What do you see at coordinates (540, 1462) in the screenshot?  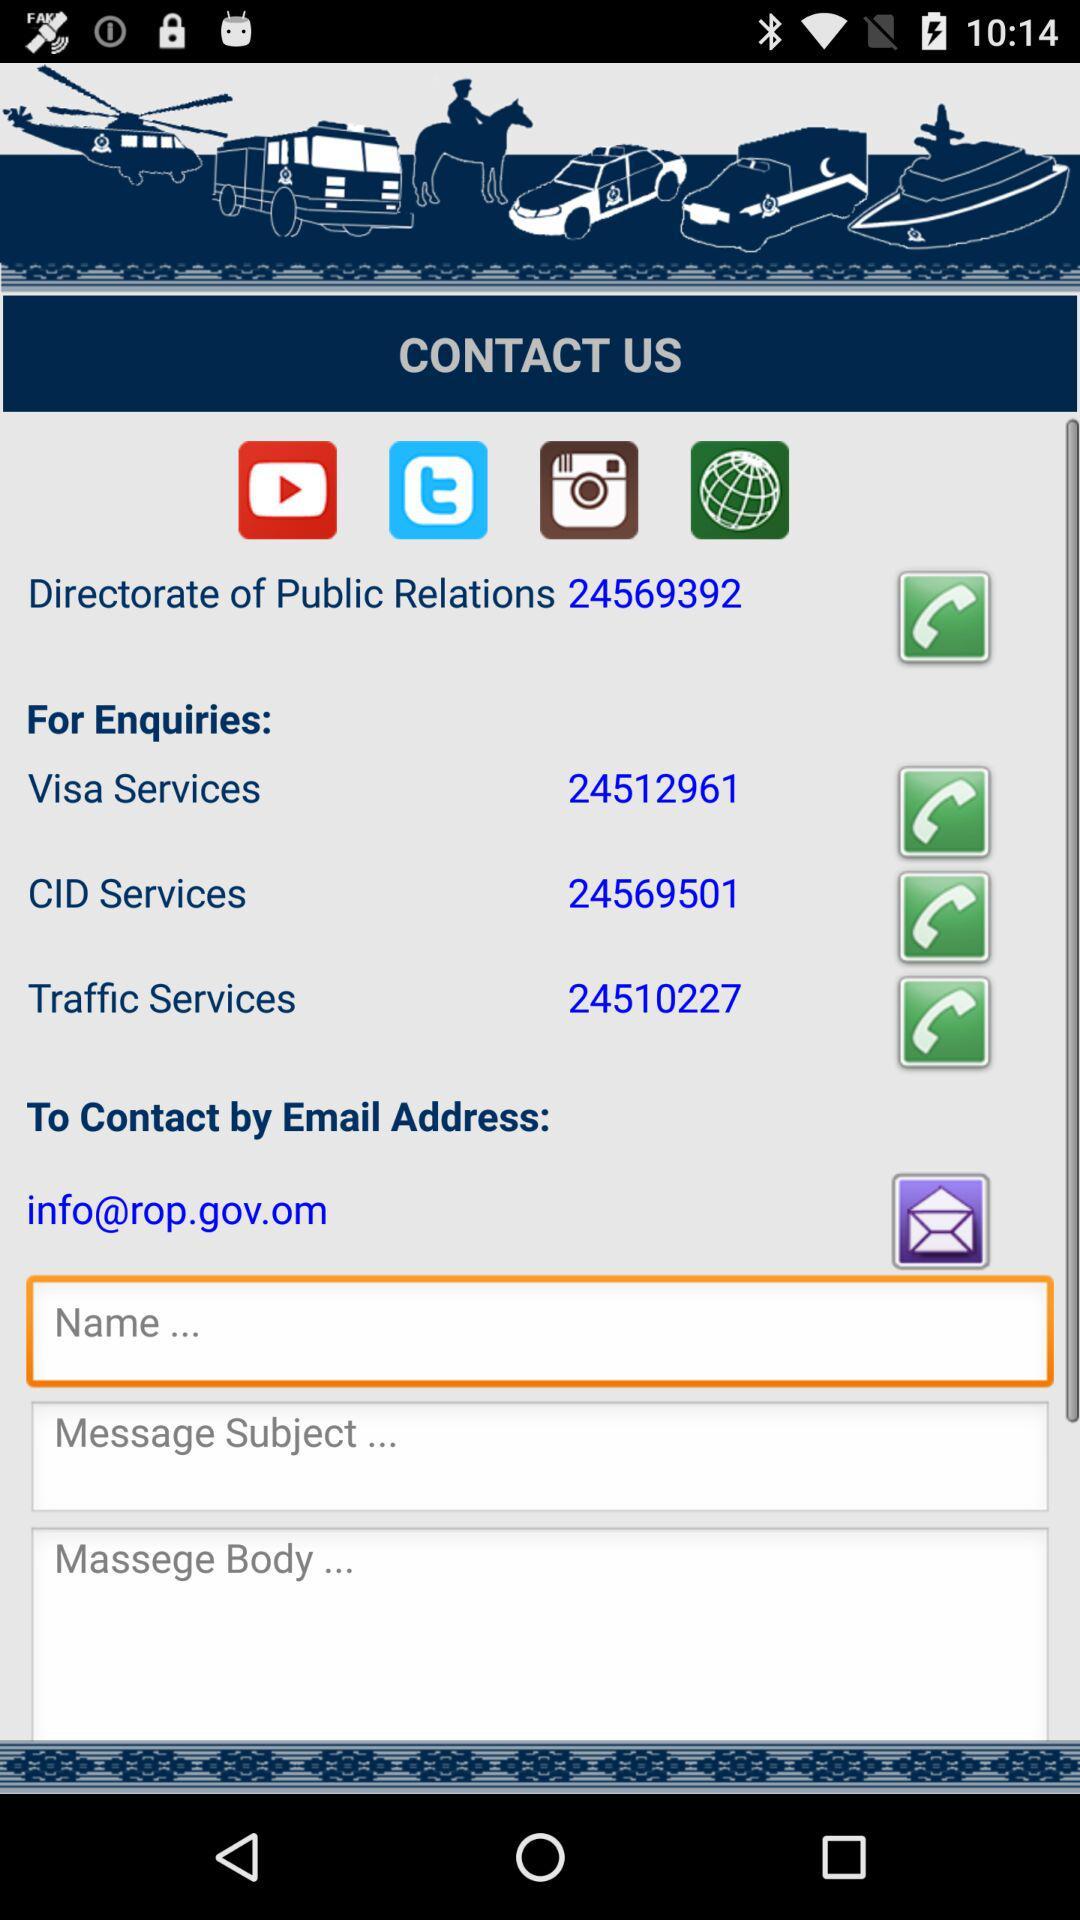 I see `input message subject` at bounding box center [540, 1462].